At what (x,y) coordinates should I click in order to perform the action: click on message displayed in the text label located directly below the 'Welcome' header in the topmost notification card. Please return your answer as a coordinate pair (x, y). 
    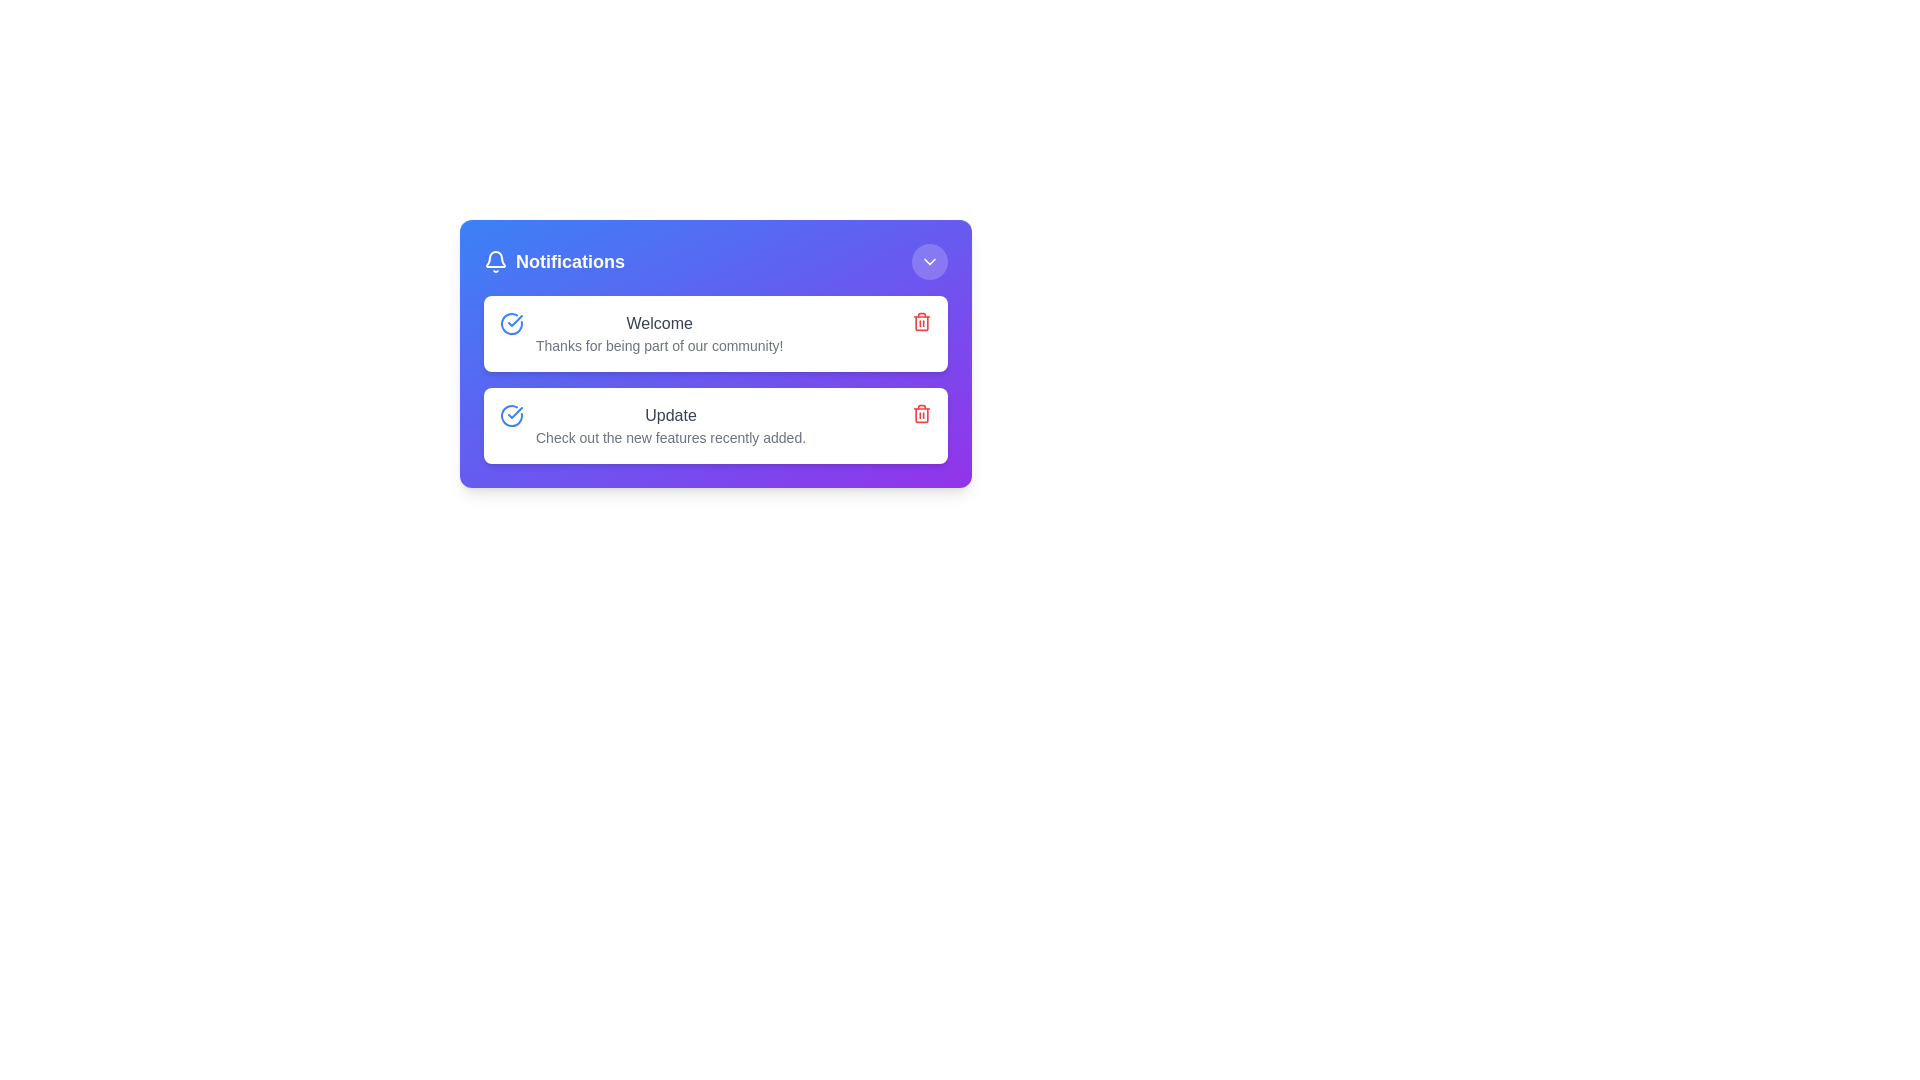
    Looking at the image, I should click on (659, 345).